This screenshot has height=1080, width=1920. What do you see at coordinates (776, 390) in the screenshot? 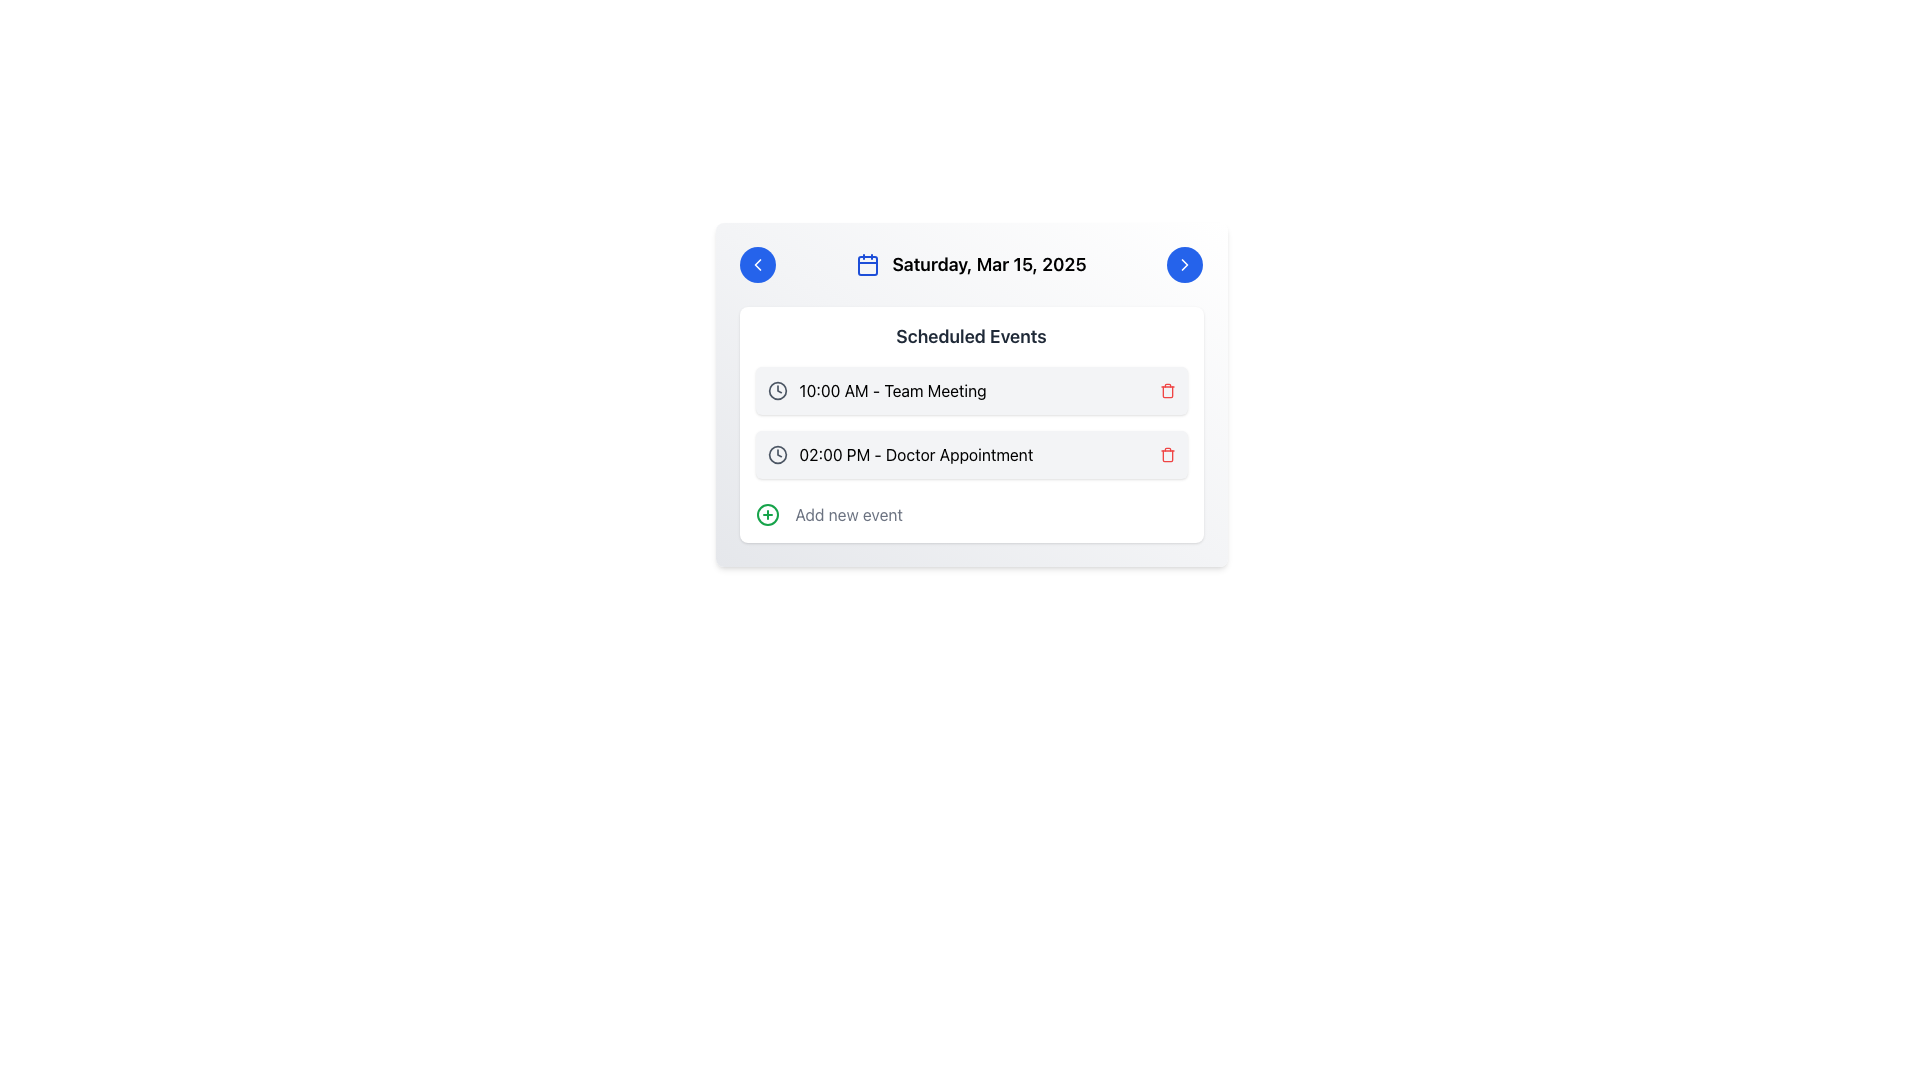
I see `the clock icon located to the left of the '10:00 AM - Team Meeting' text in the 'Scheduled Events' section` at bounding box center [776, 390].